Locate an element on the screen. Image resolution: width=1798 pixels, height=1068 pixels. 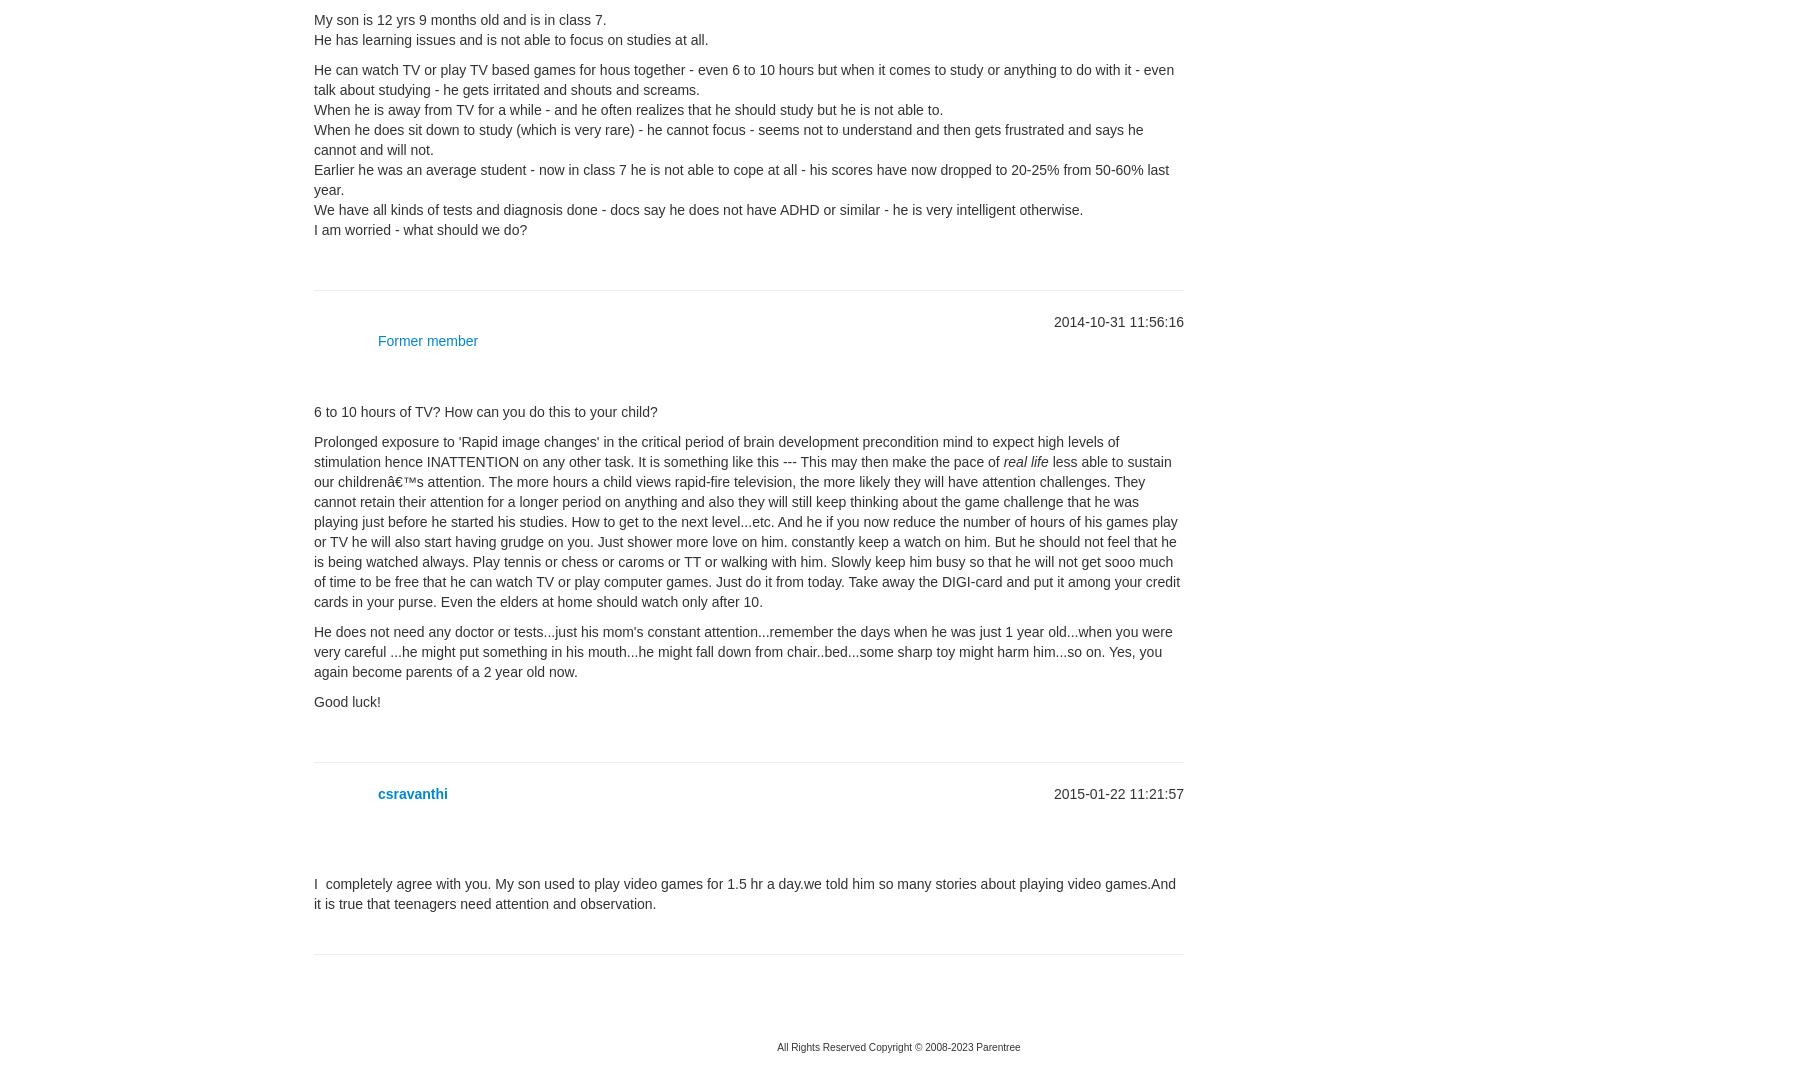
'real life' is located at coordinates (1024, 460).